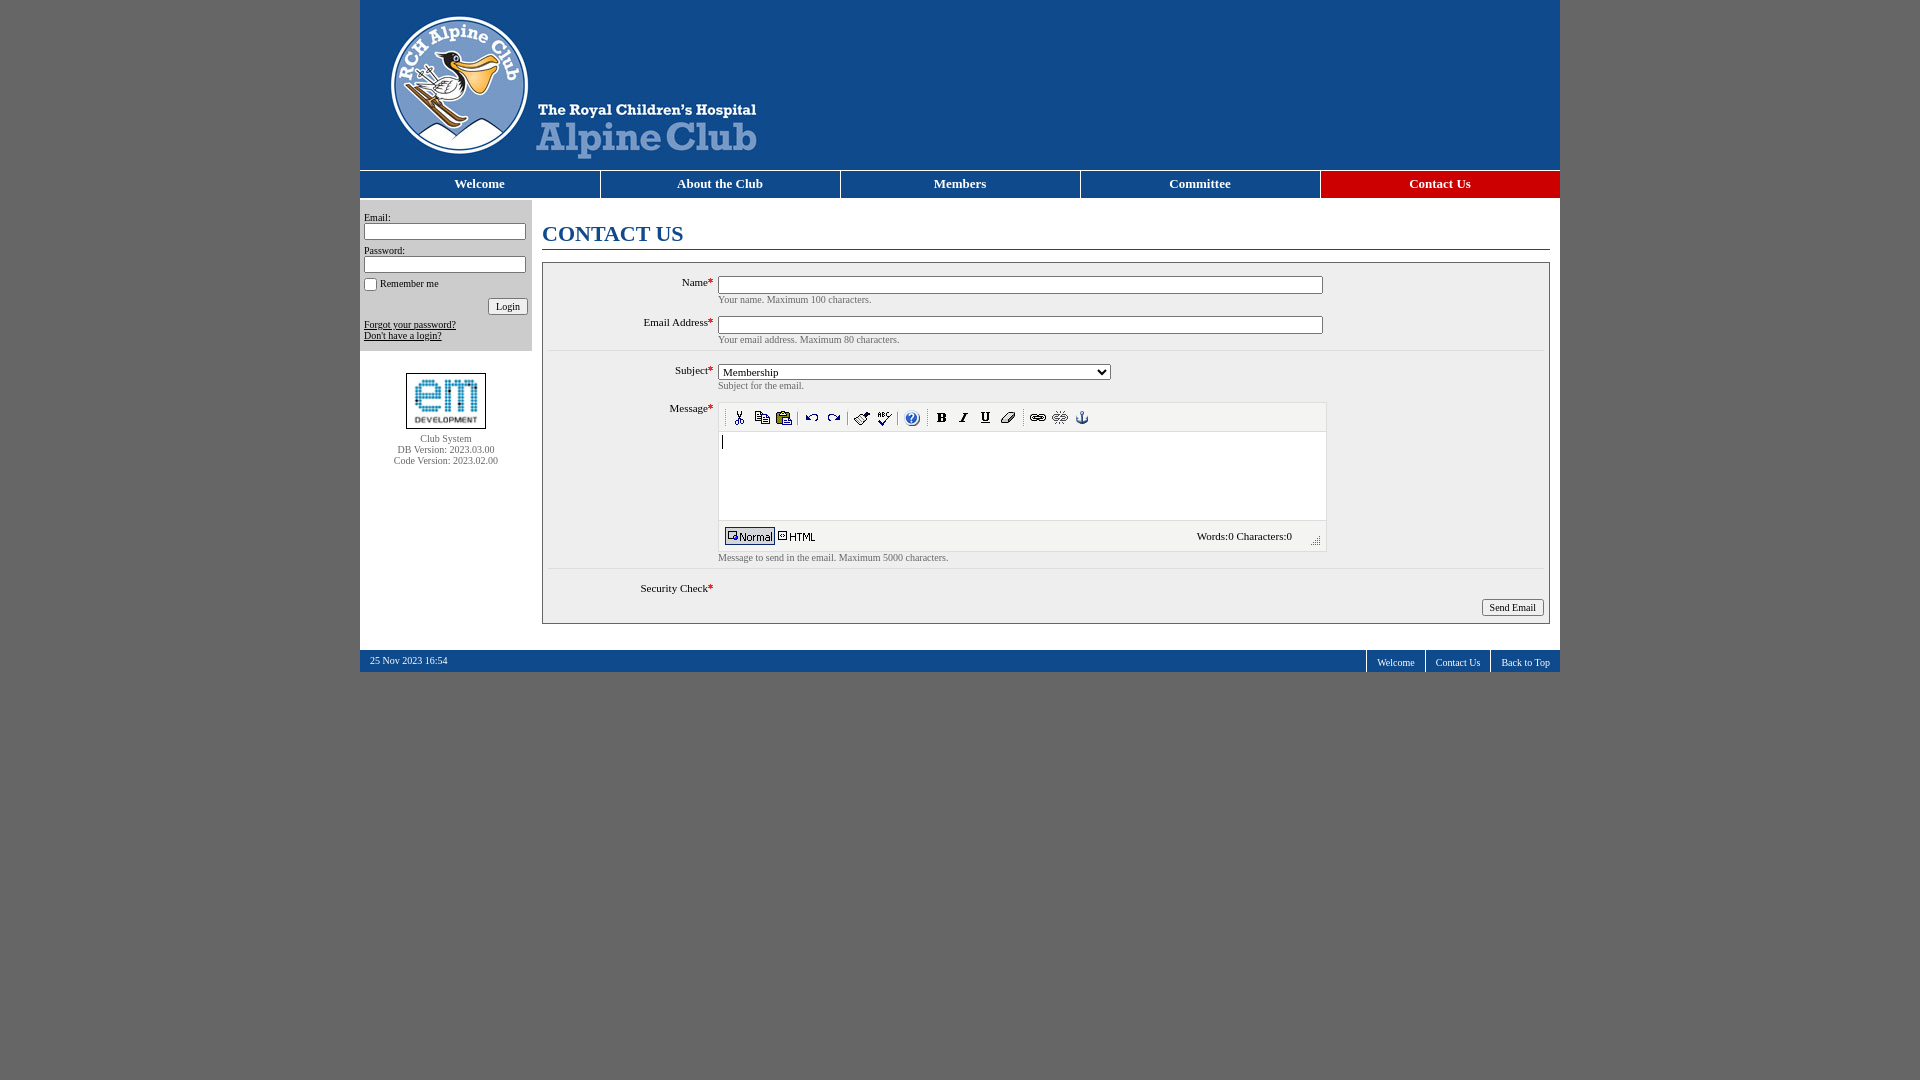  I want to click on 'Insert Anchor', so click(1080, 416).